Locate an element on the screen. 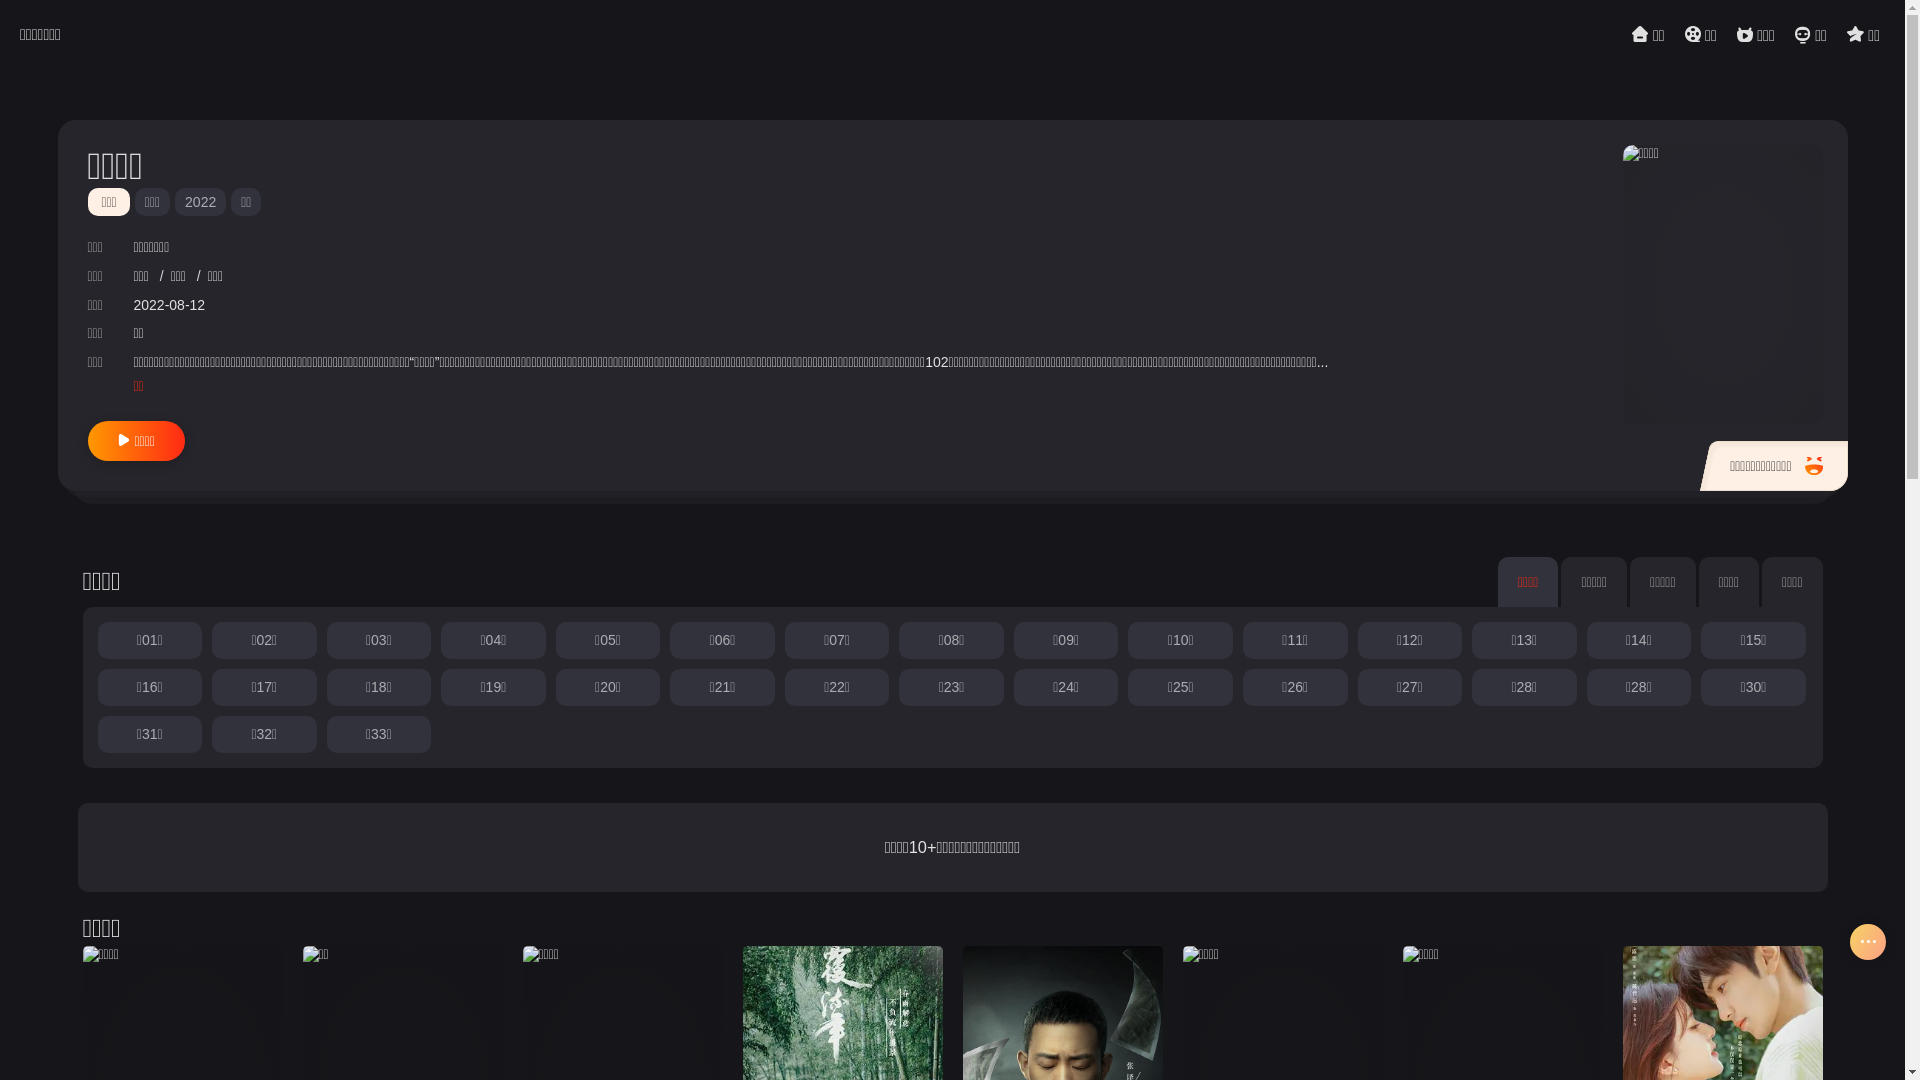 The width and height of the screenshot is (1920, 1080). '2022' is located at coordinates (174, 201).